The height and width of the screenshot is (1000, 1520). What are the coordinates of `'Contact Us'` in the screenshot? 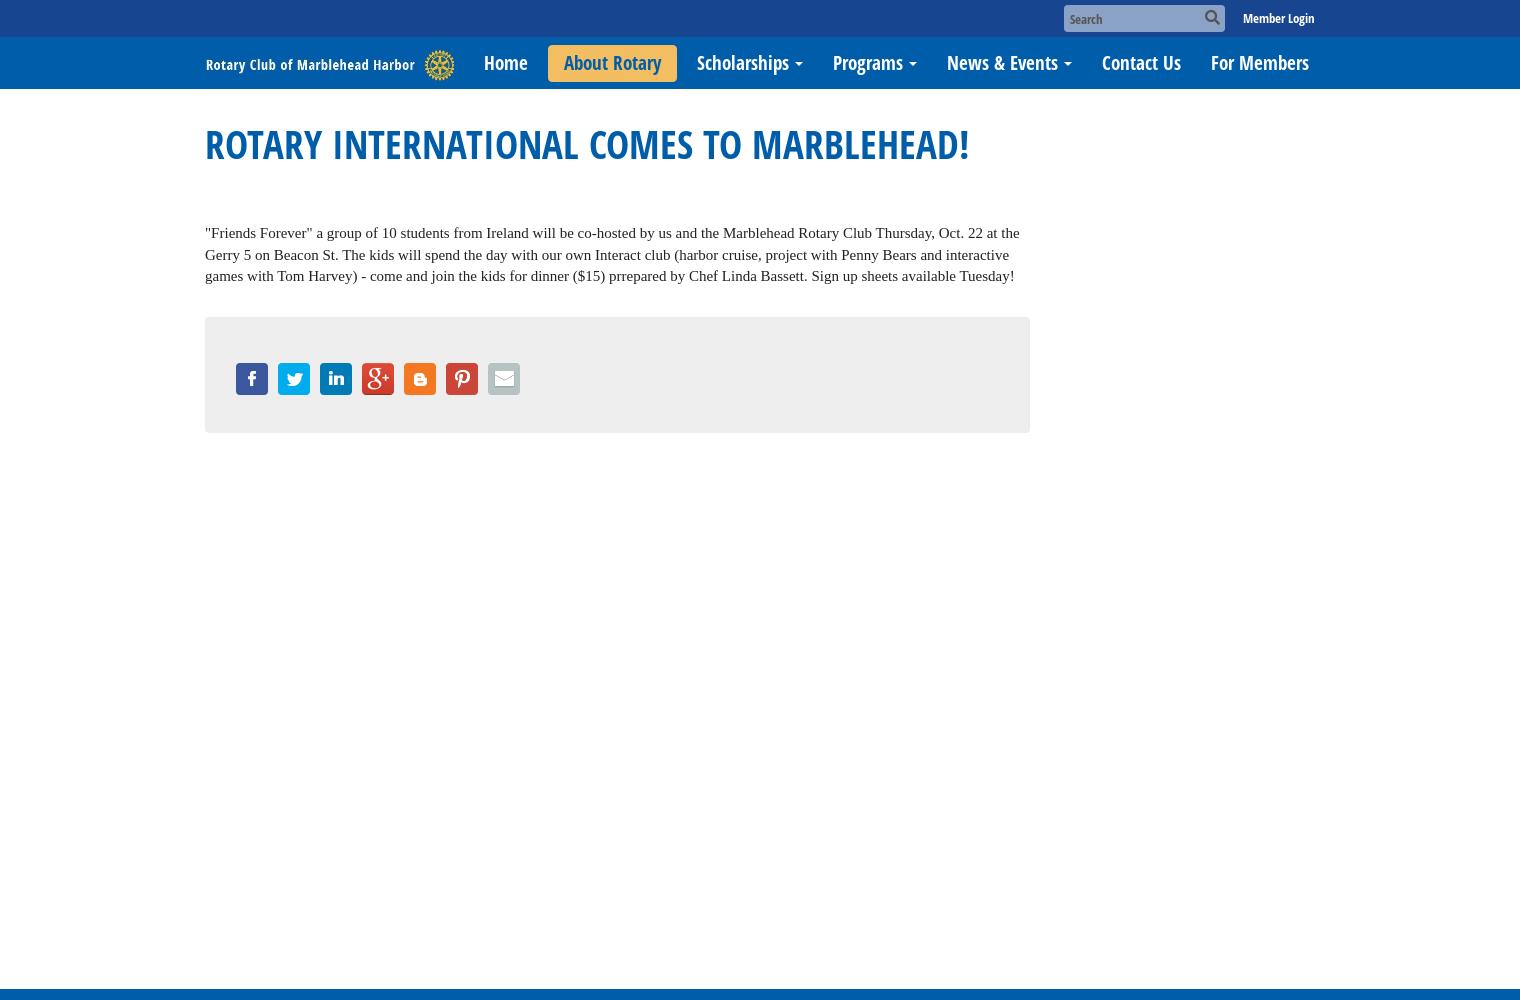 It's located at (1140, 62).